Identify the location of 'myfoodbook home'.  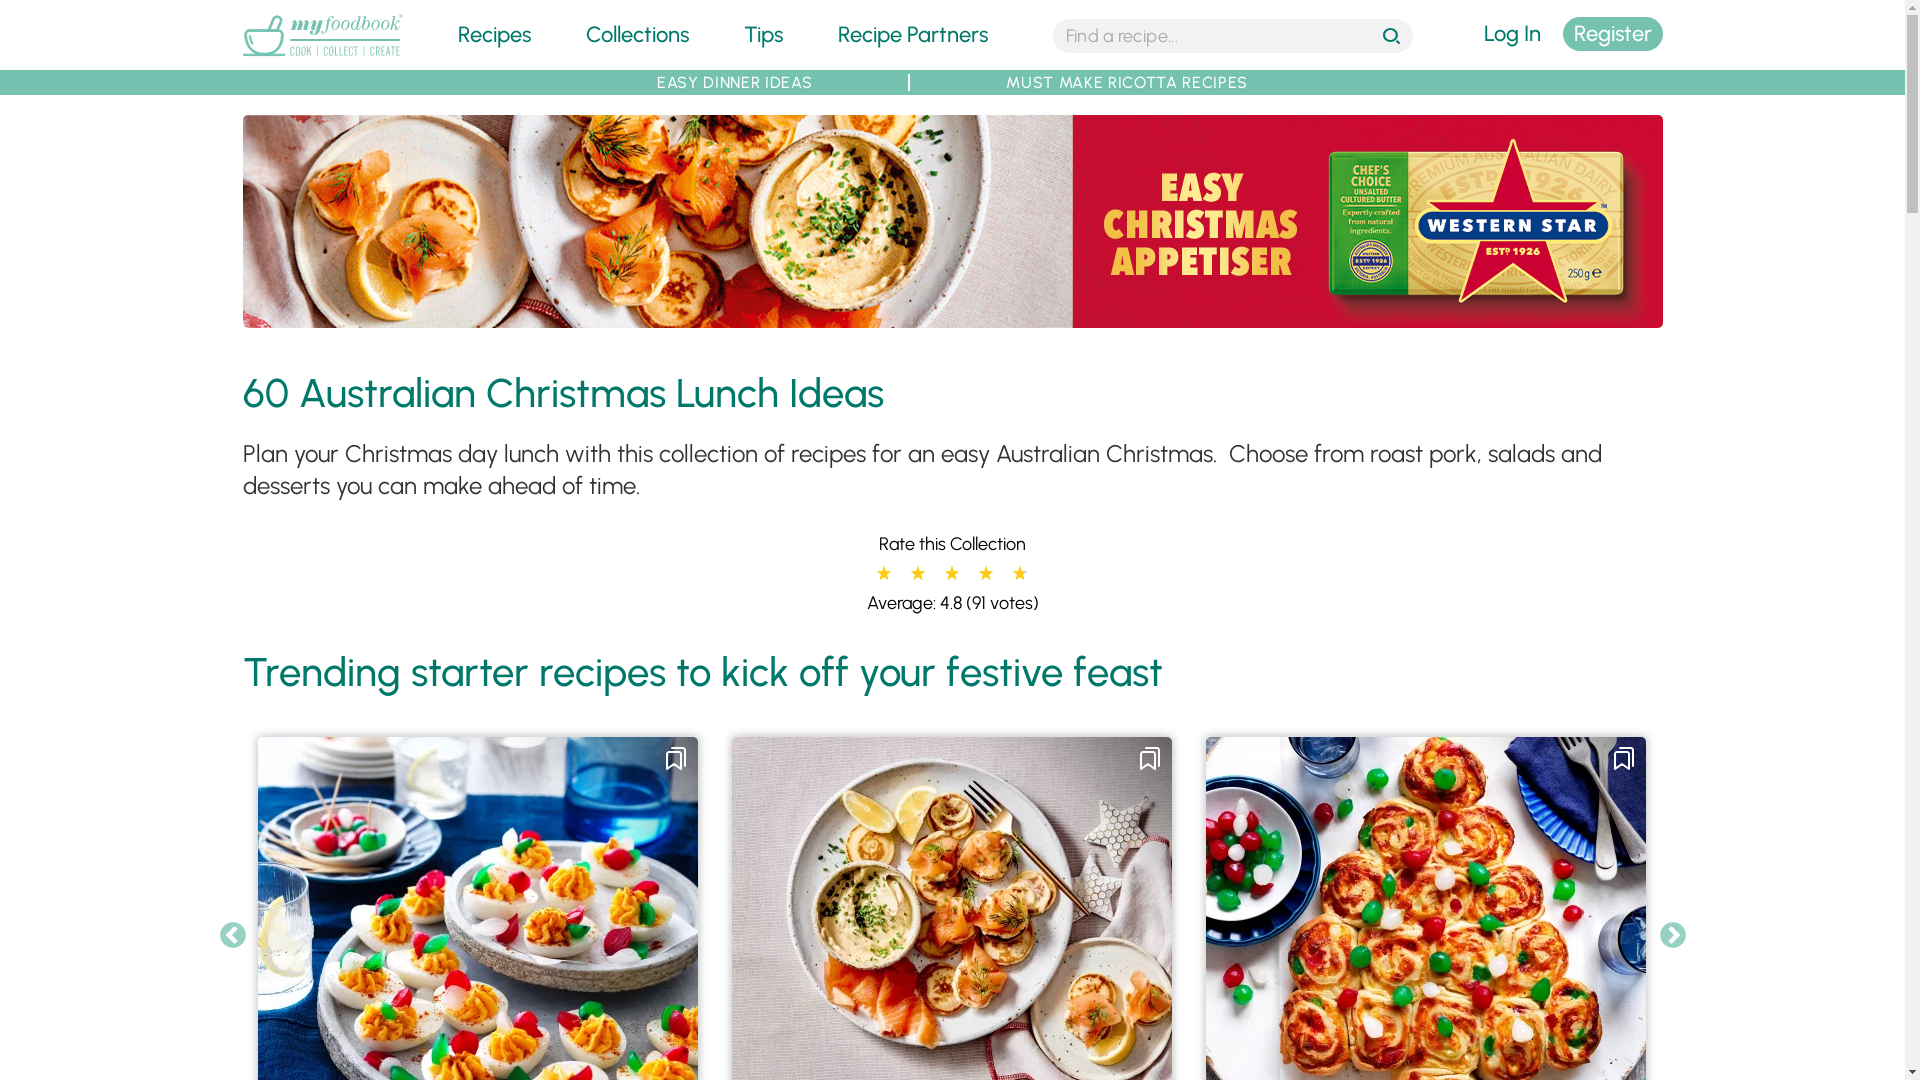
(321, 56).